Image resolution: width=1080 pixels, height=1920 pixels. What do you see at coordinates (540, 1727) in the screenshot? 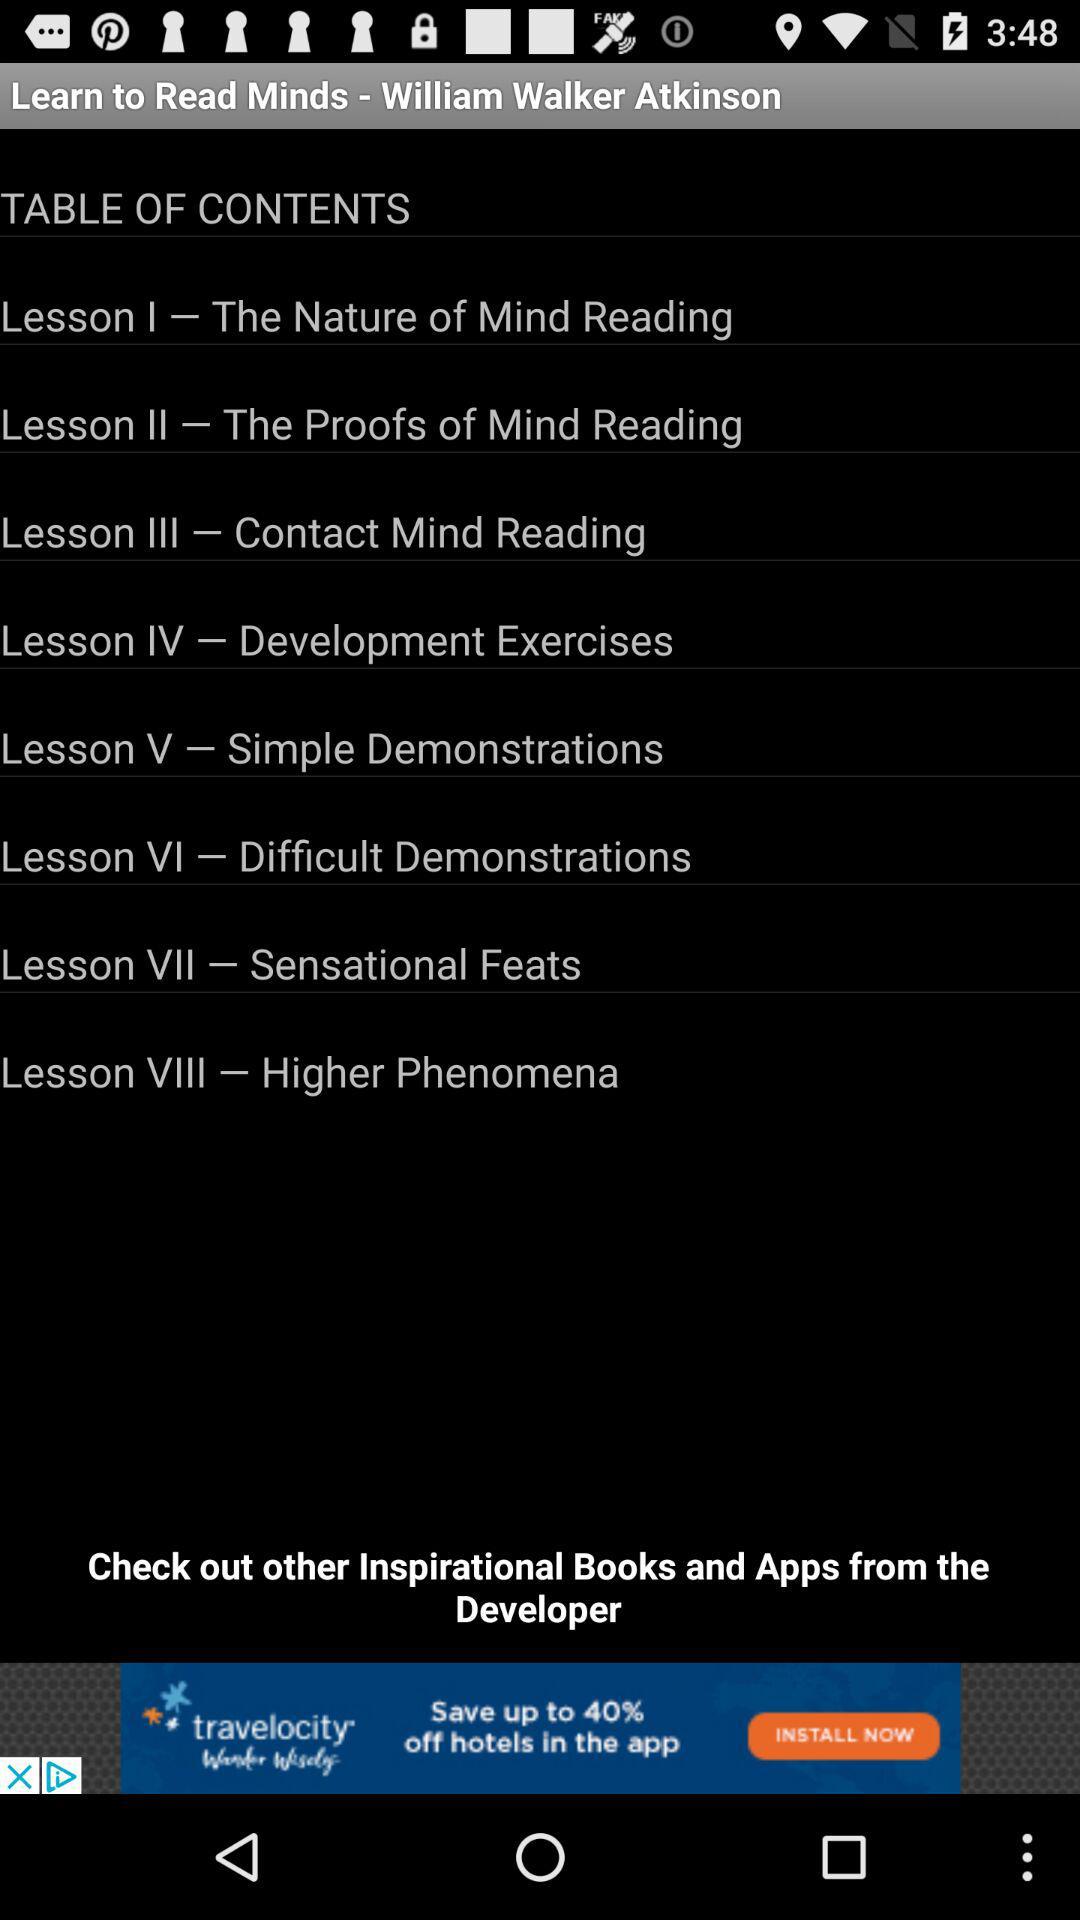
I see `advertisement display` at bounding box center [540, 1727].